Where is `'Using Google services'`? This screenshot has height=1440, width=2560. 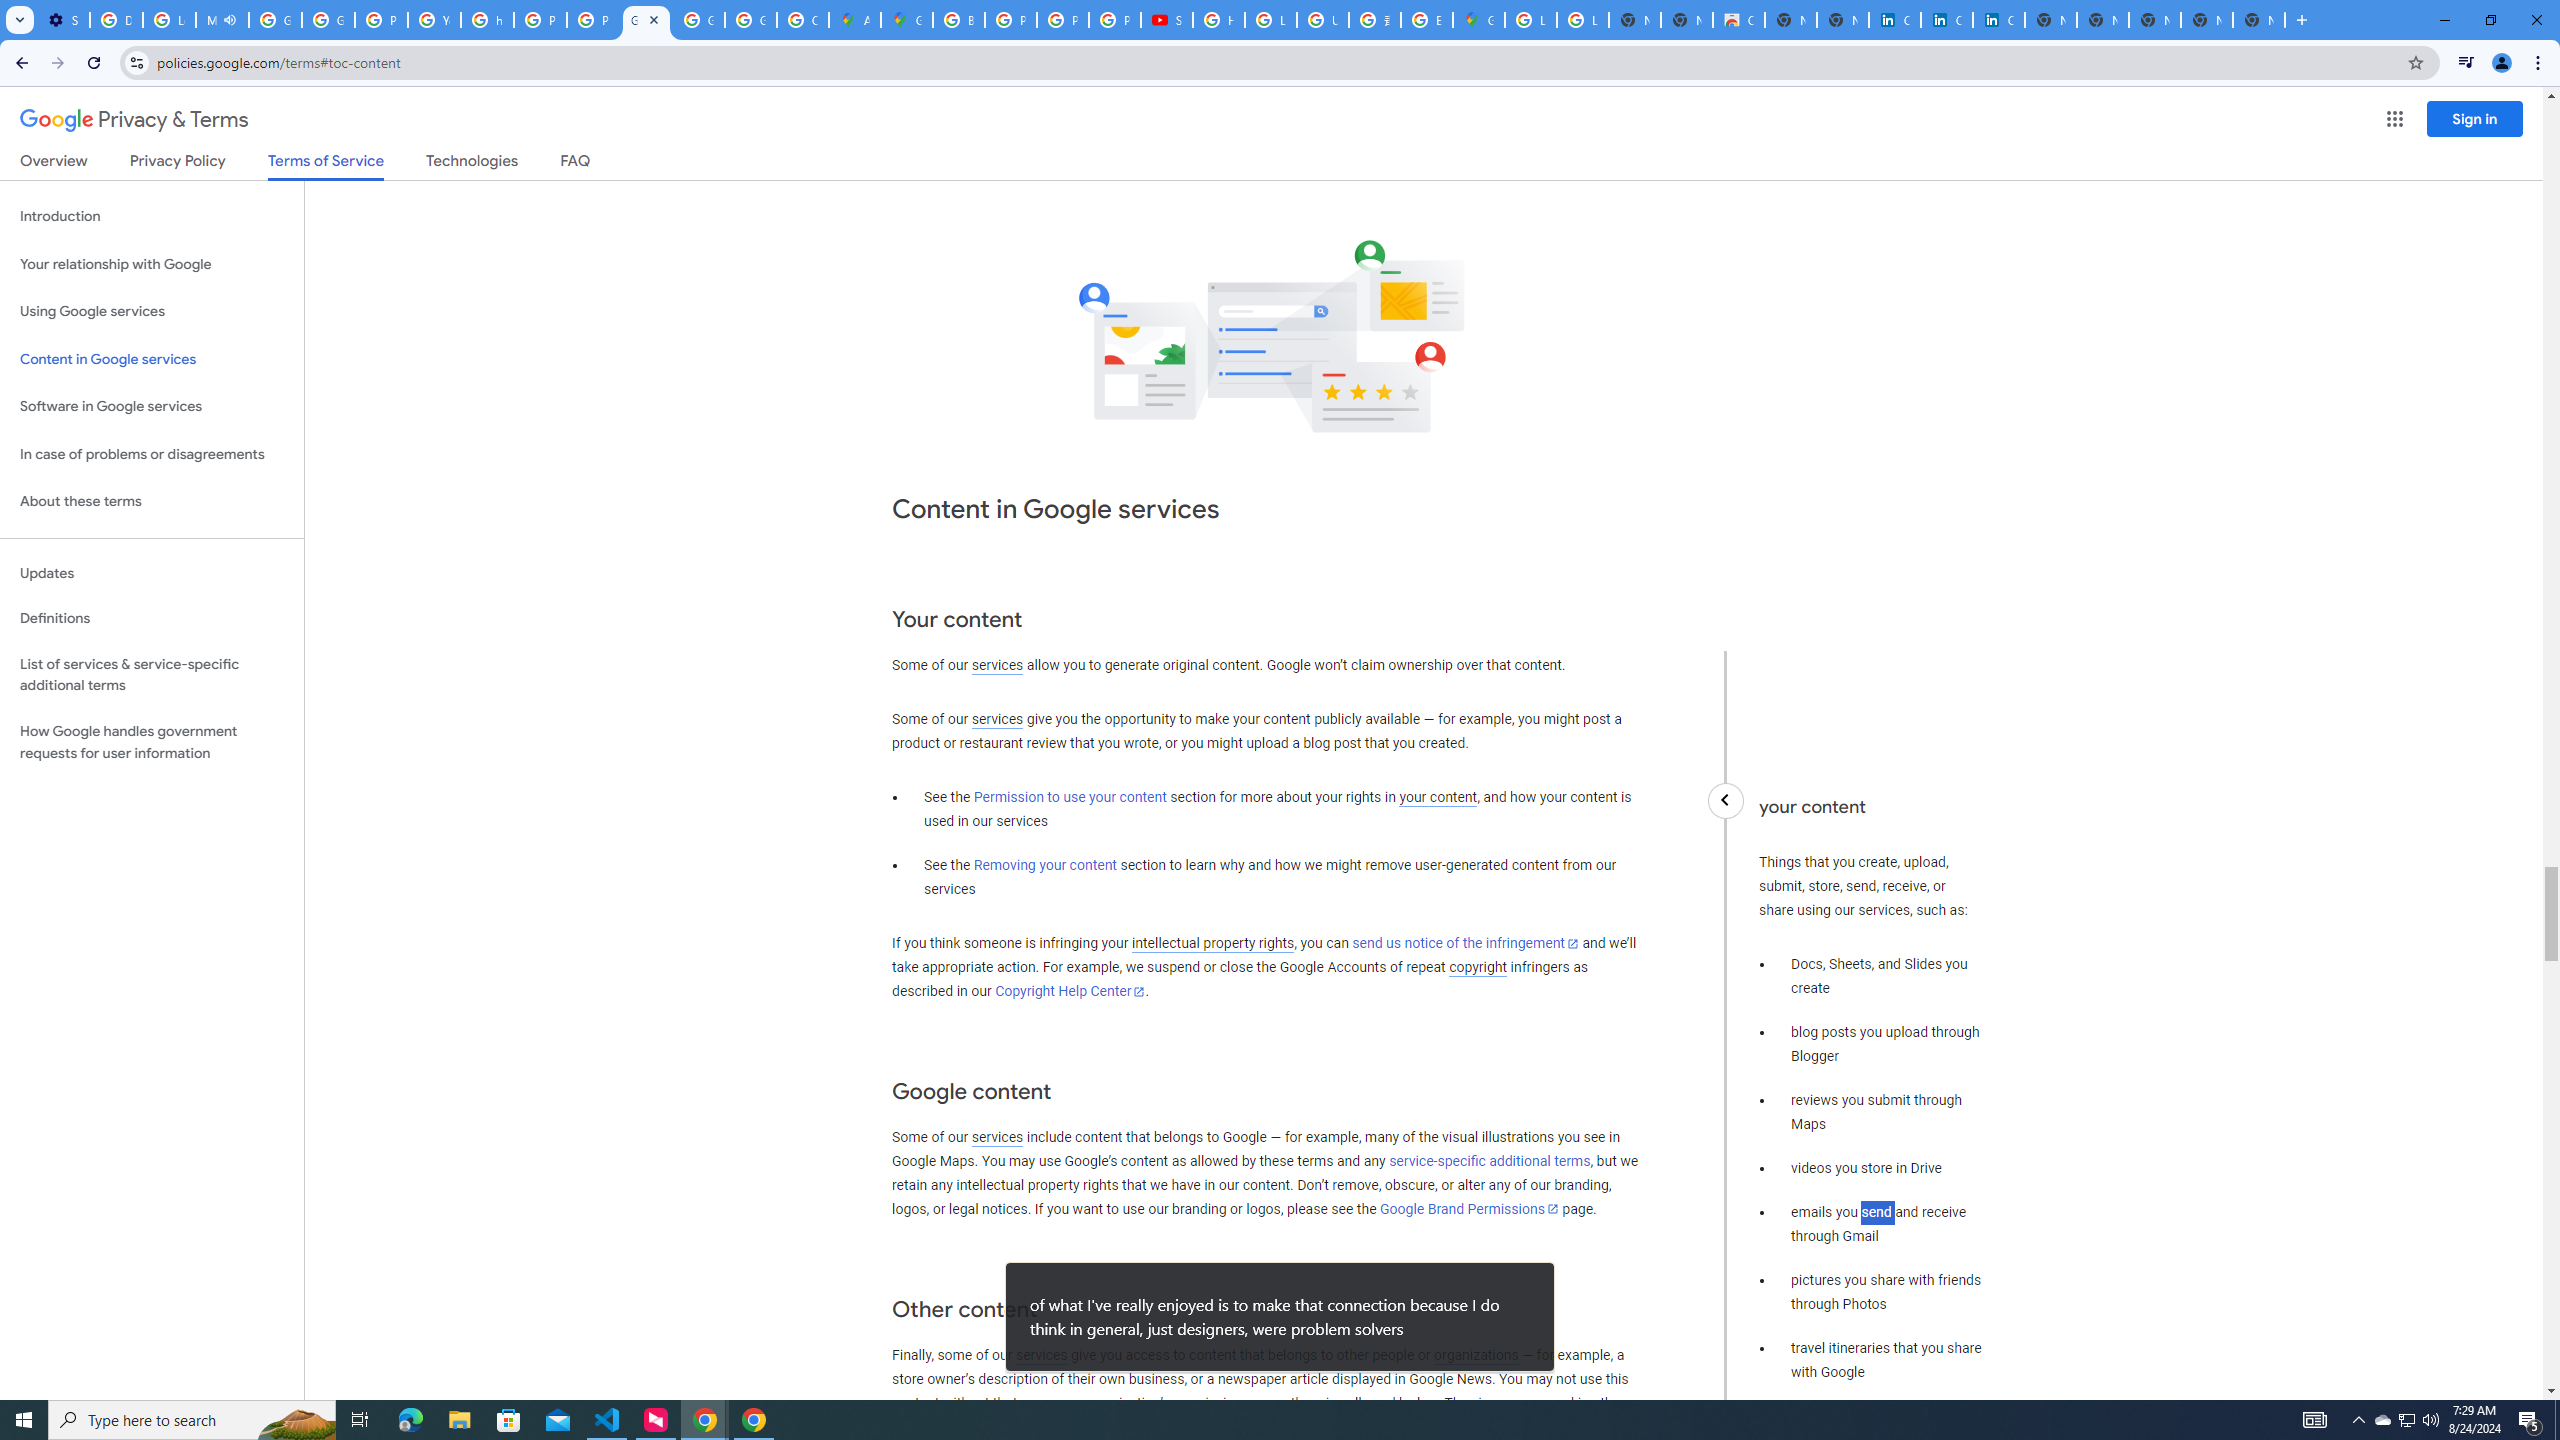
'Using Google services' is located at coordinates (151, 310).